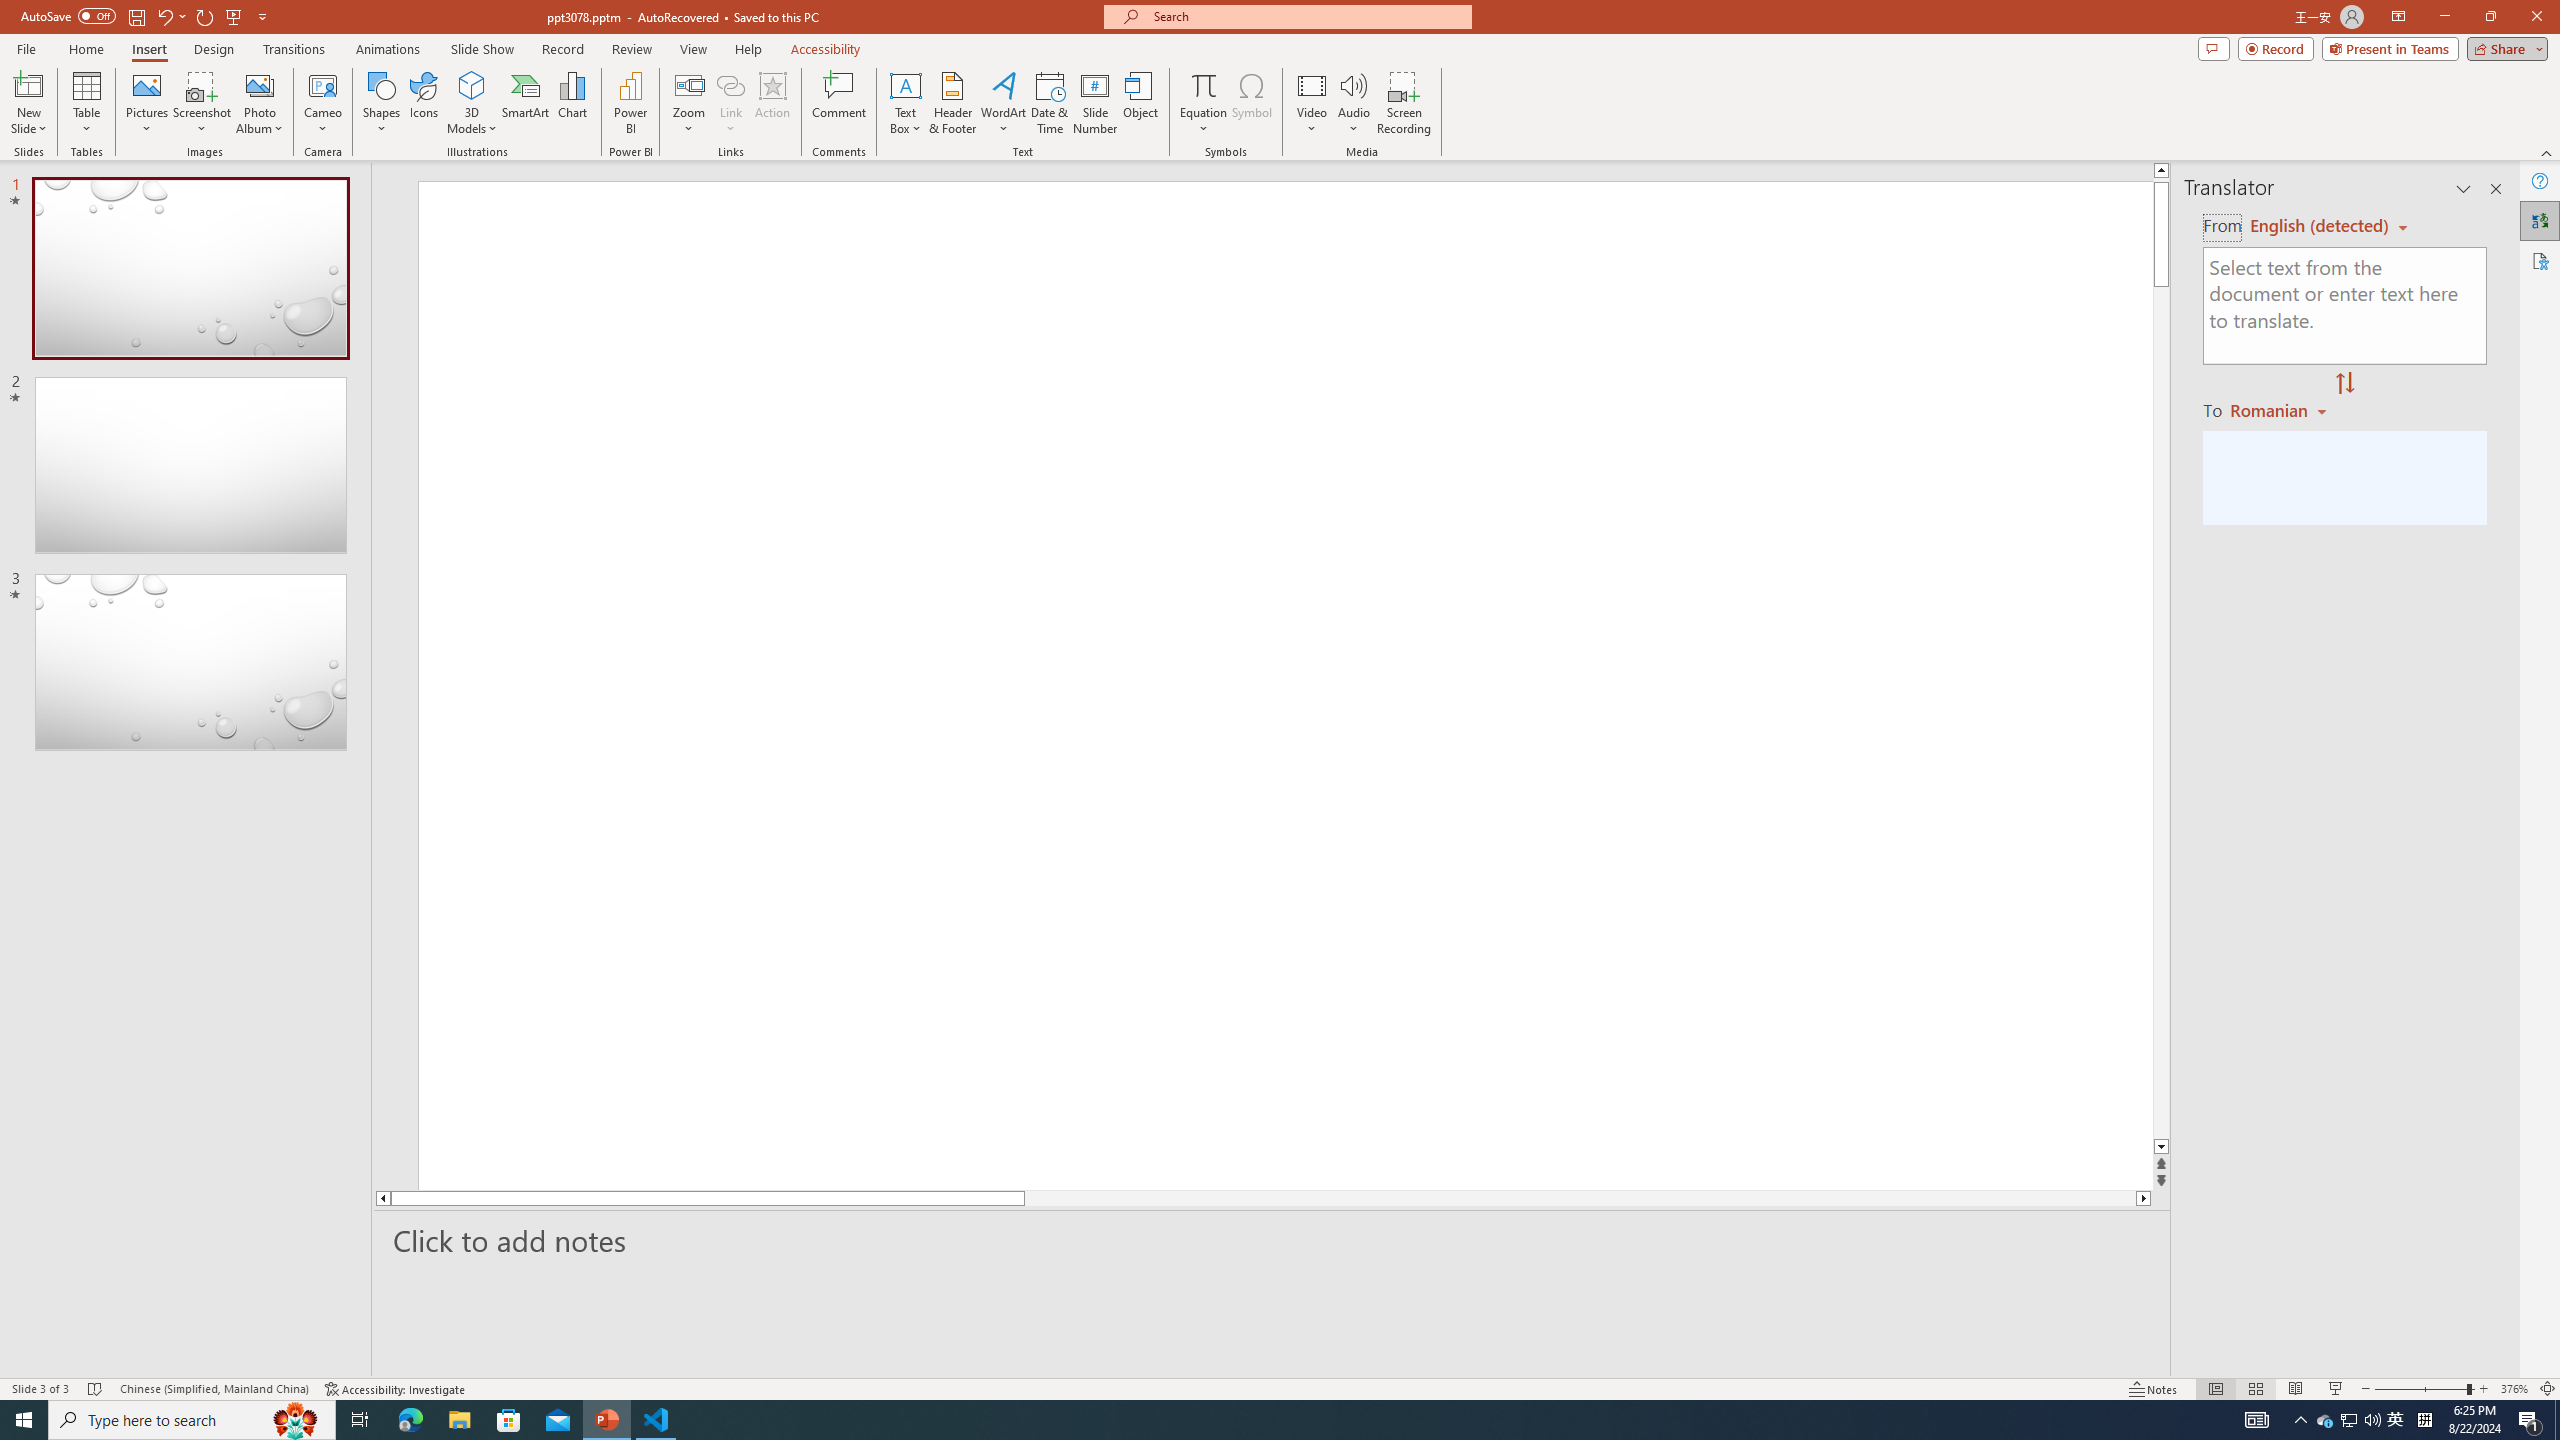 The height and width of the screenshot is (1440, 2560). Describe the element at coordinates (905, 84) in the screenshot. I see `'Draw Horizontal Text Box'` at that location.